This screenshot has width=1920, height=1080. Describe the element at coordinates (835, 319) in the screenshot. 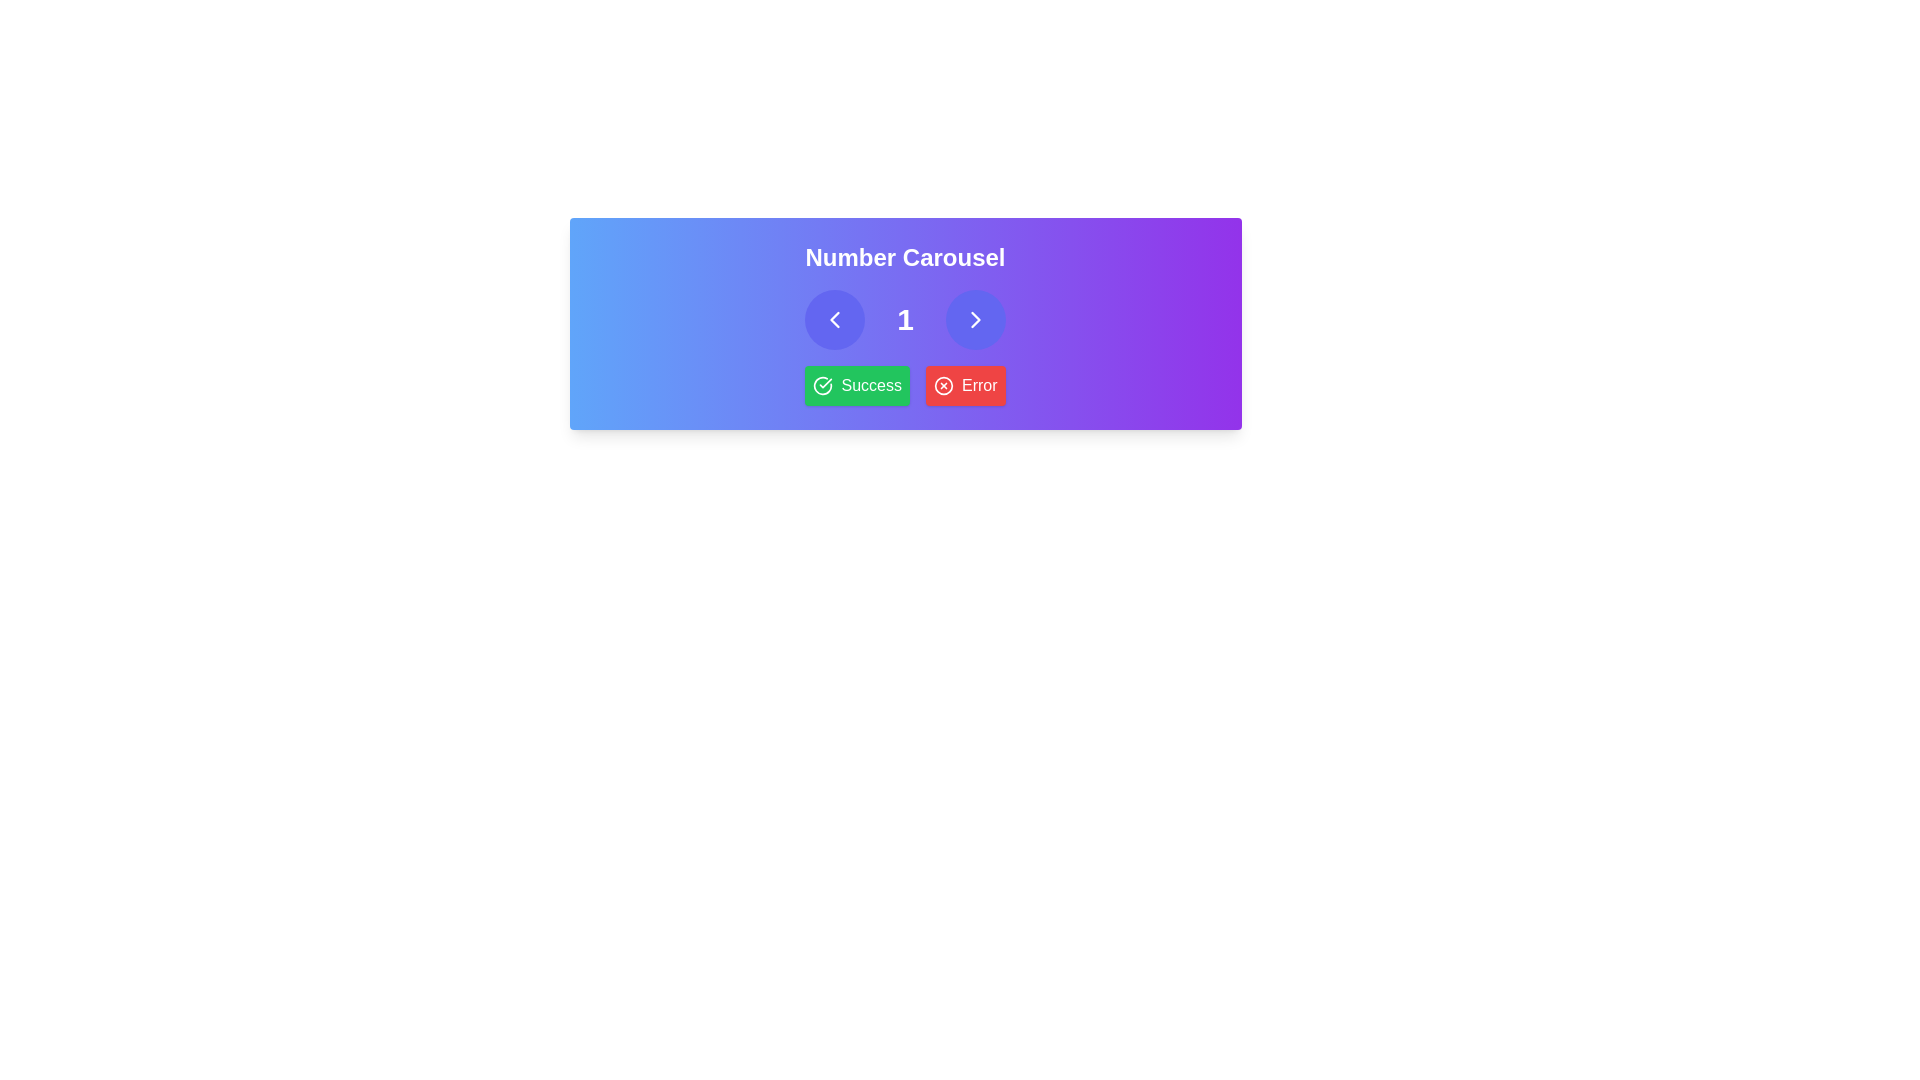

I see `the circular button with a purple background and white chevron-left icon, located to the left of the center numeric display '1'` at that location.